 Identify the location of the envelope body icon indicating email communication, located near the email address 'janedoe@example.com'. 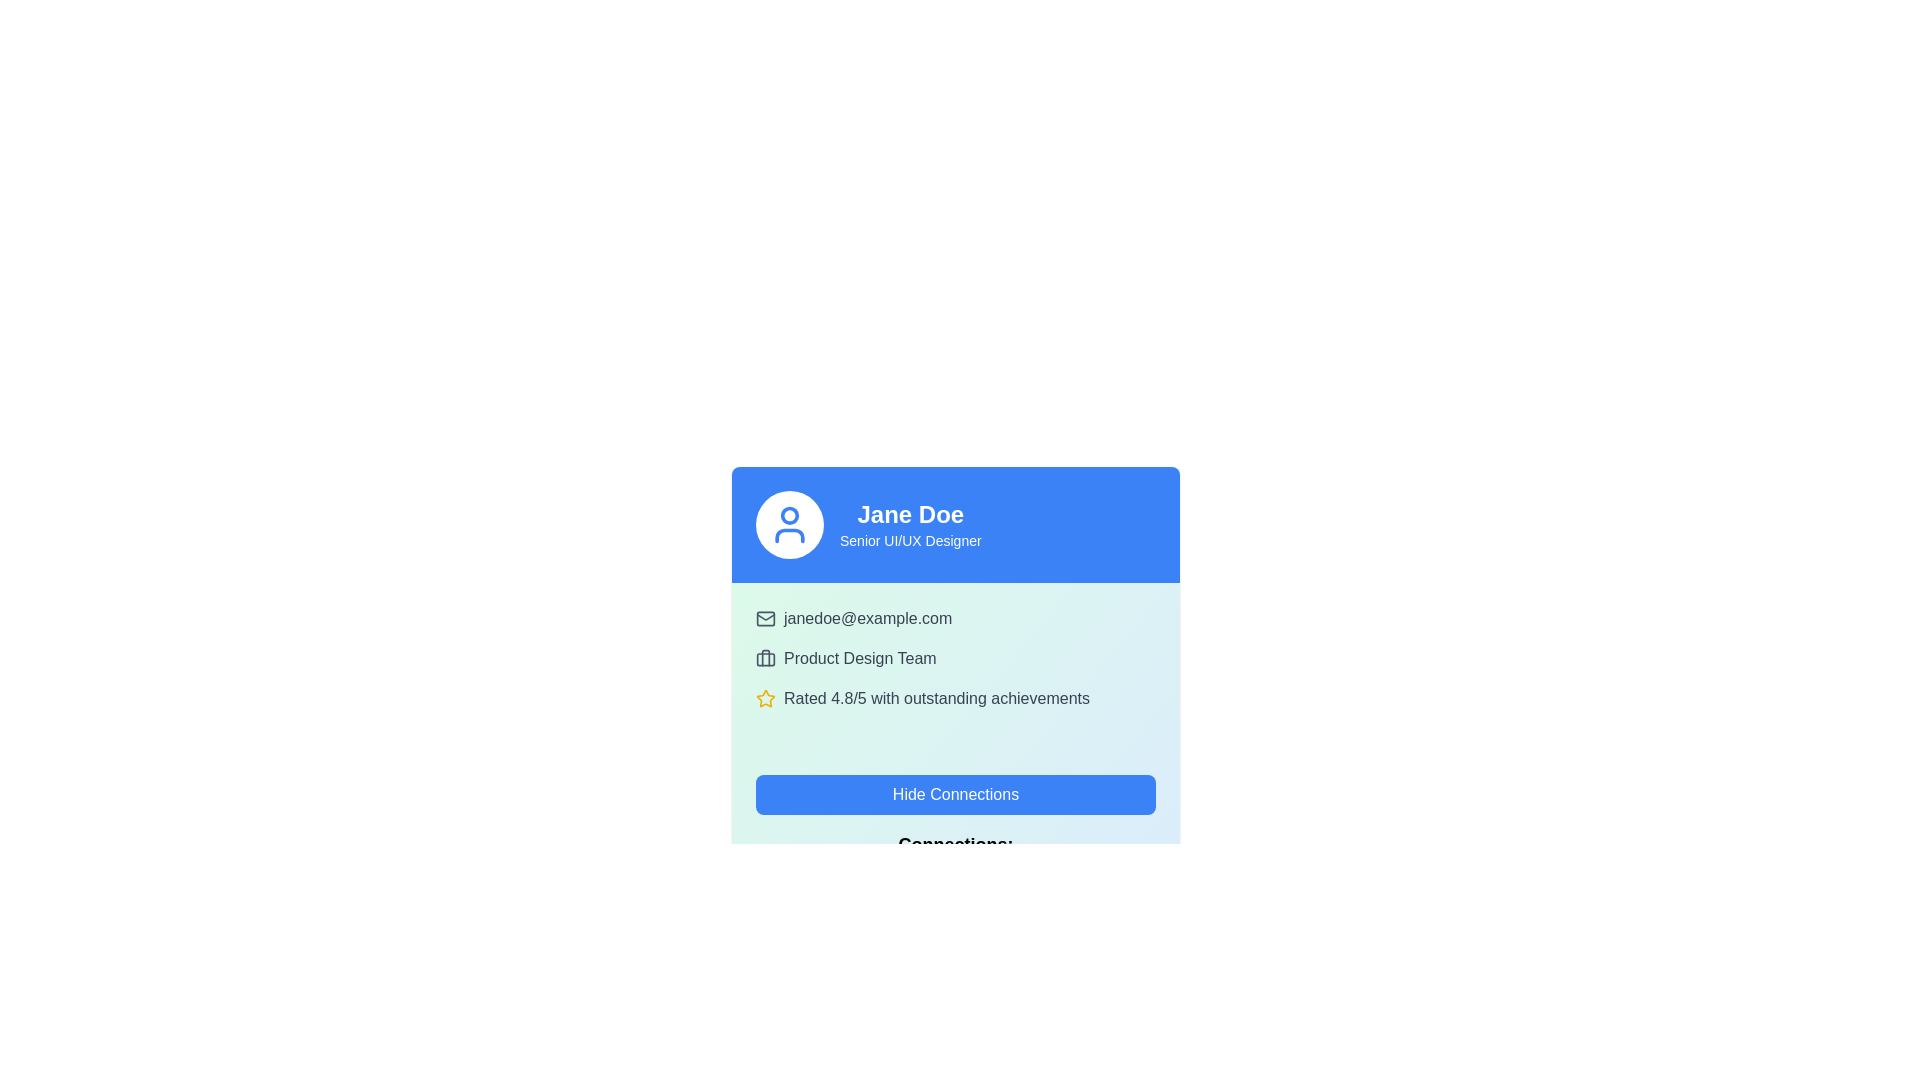
(765, 617).